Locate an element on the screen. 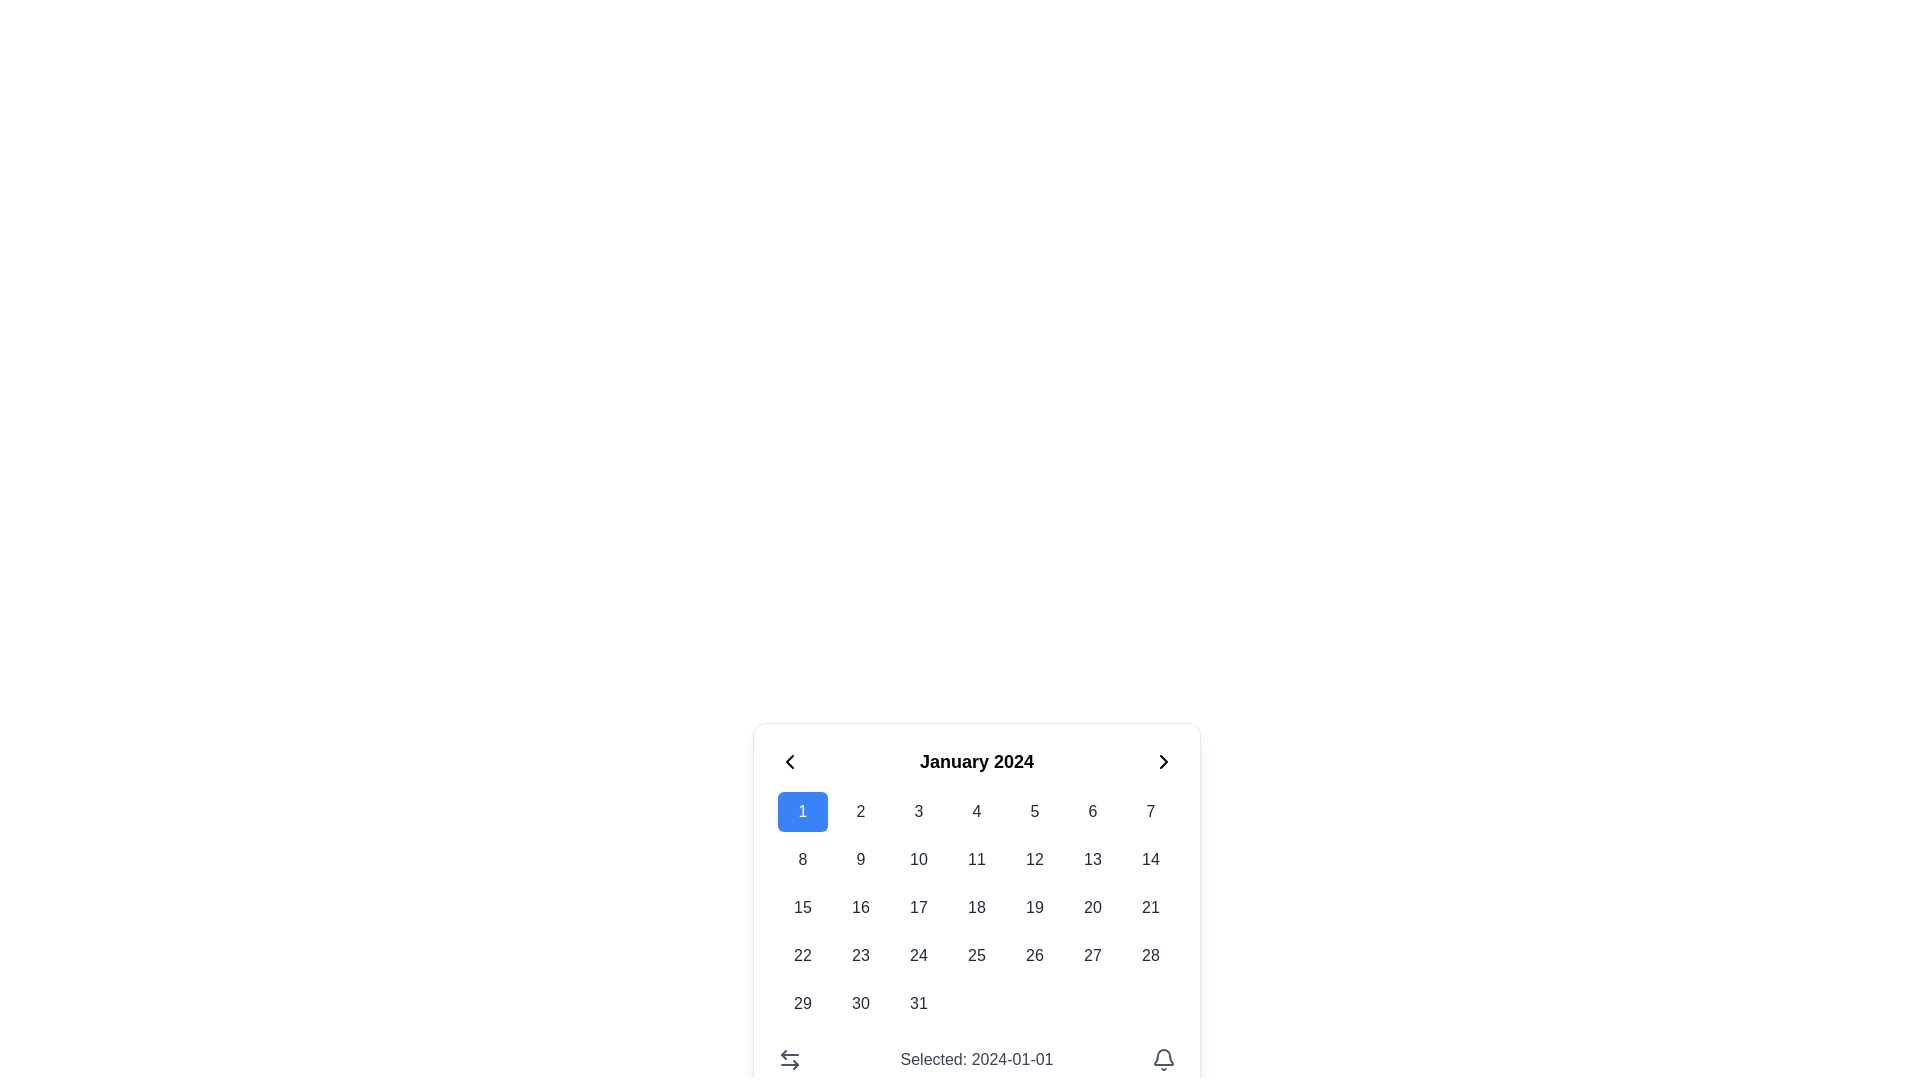  the button-like date tile representing the date '3' in the January 2024 calendar is located at coordinates (917, 812).